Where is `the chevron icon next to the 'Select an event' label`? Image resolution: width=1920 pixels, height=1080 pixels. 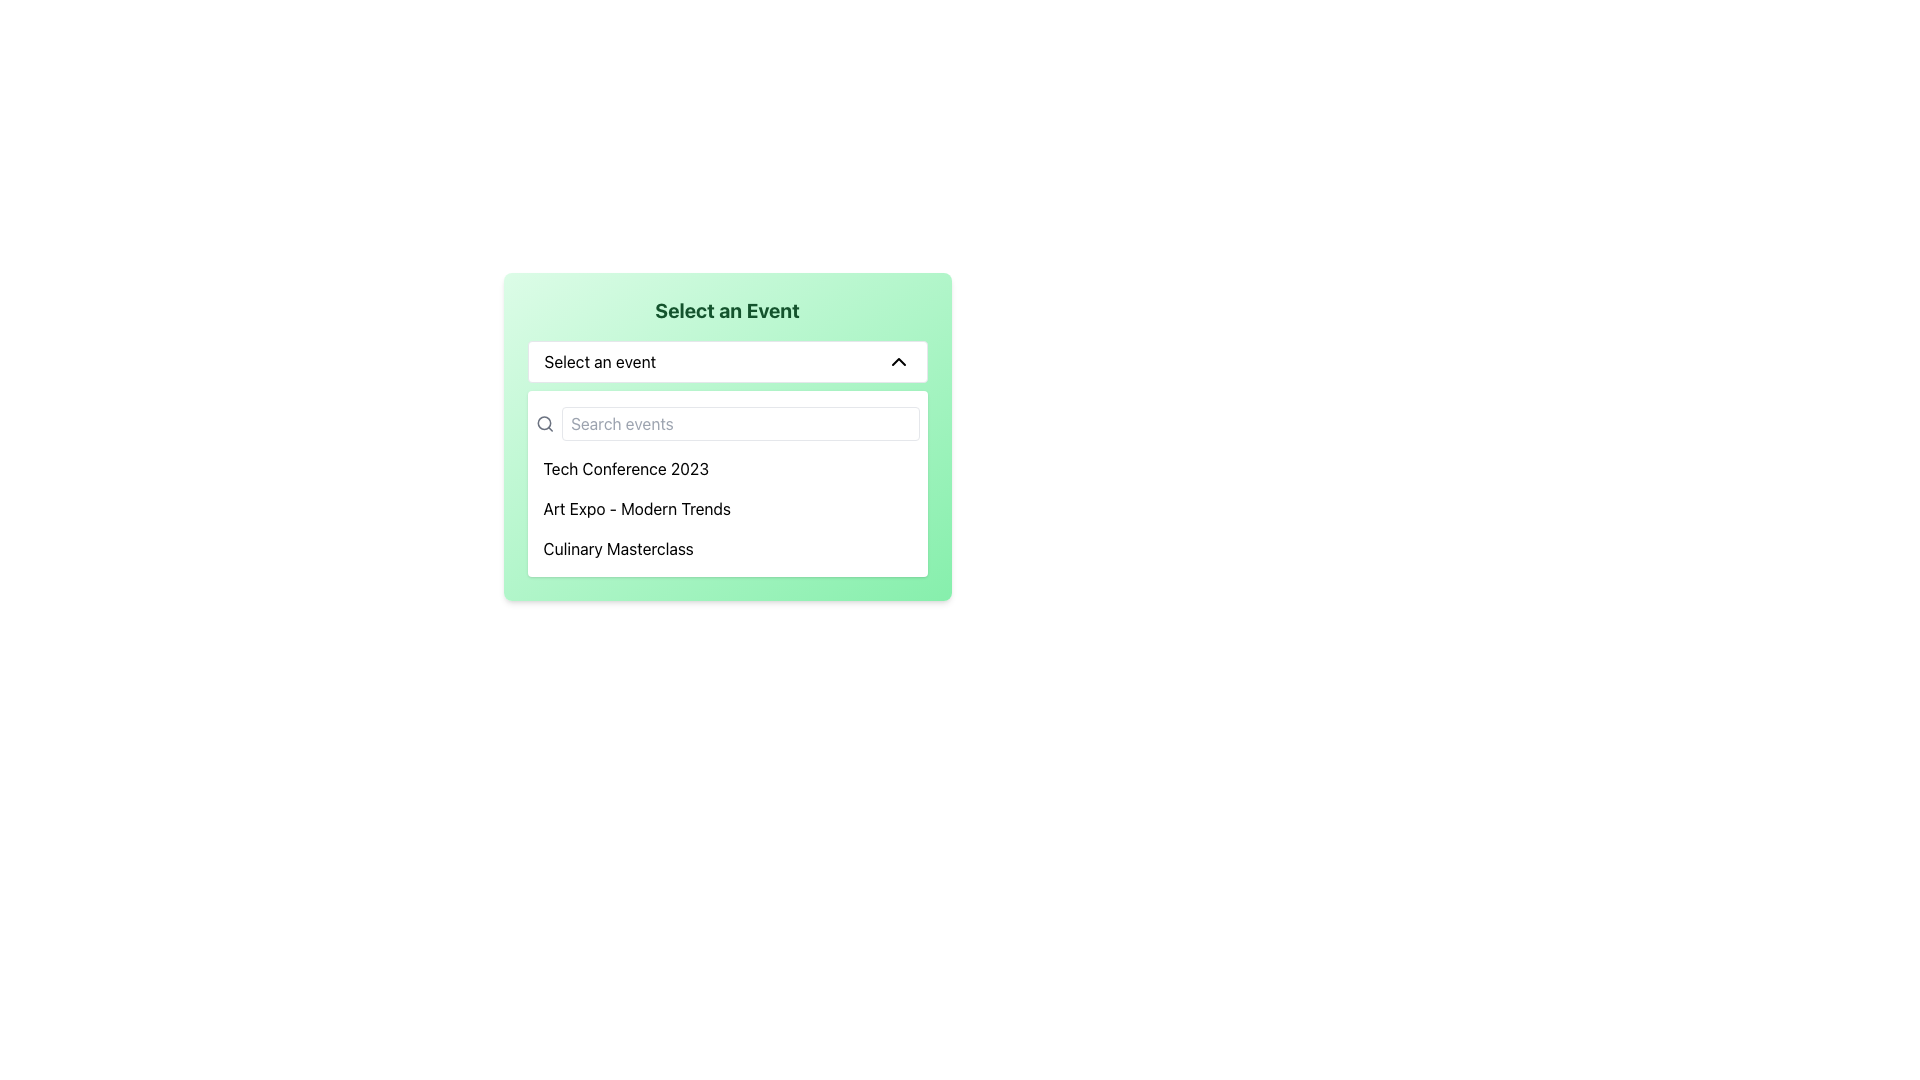 the chevron icon next to the 'Select an event' label is located at coordinates (897, 362).